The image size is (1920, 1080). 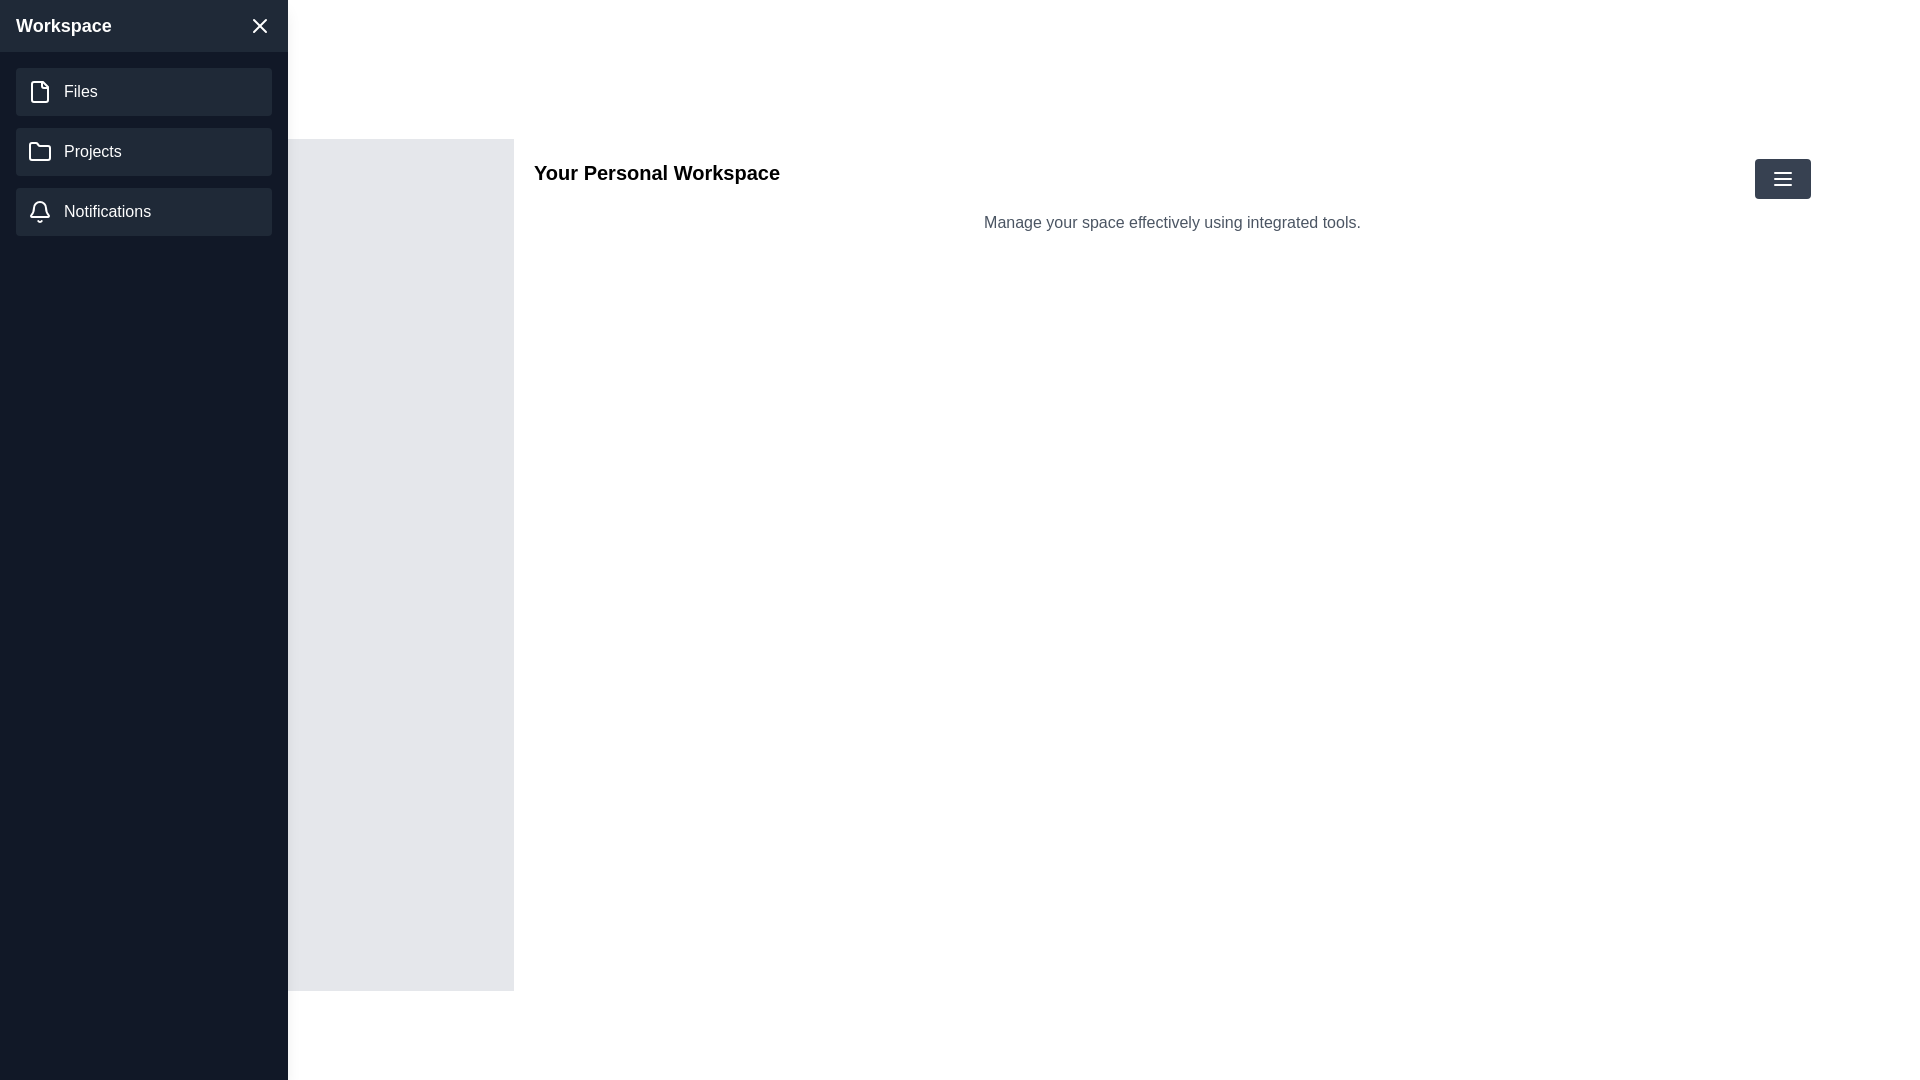 I want to click on the close button to hide the drawer, so click(x=258, y=26).